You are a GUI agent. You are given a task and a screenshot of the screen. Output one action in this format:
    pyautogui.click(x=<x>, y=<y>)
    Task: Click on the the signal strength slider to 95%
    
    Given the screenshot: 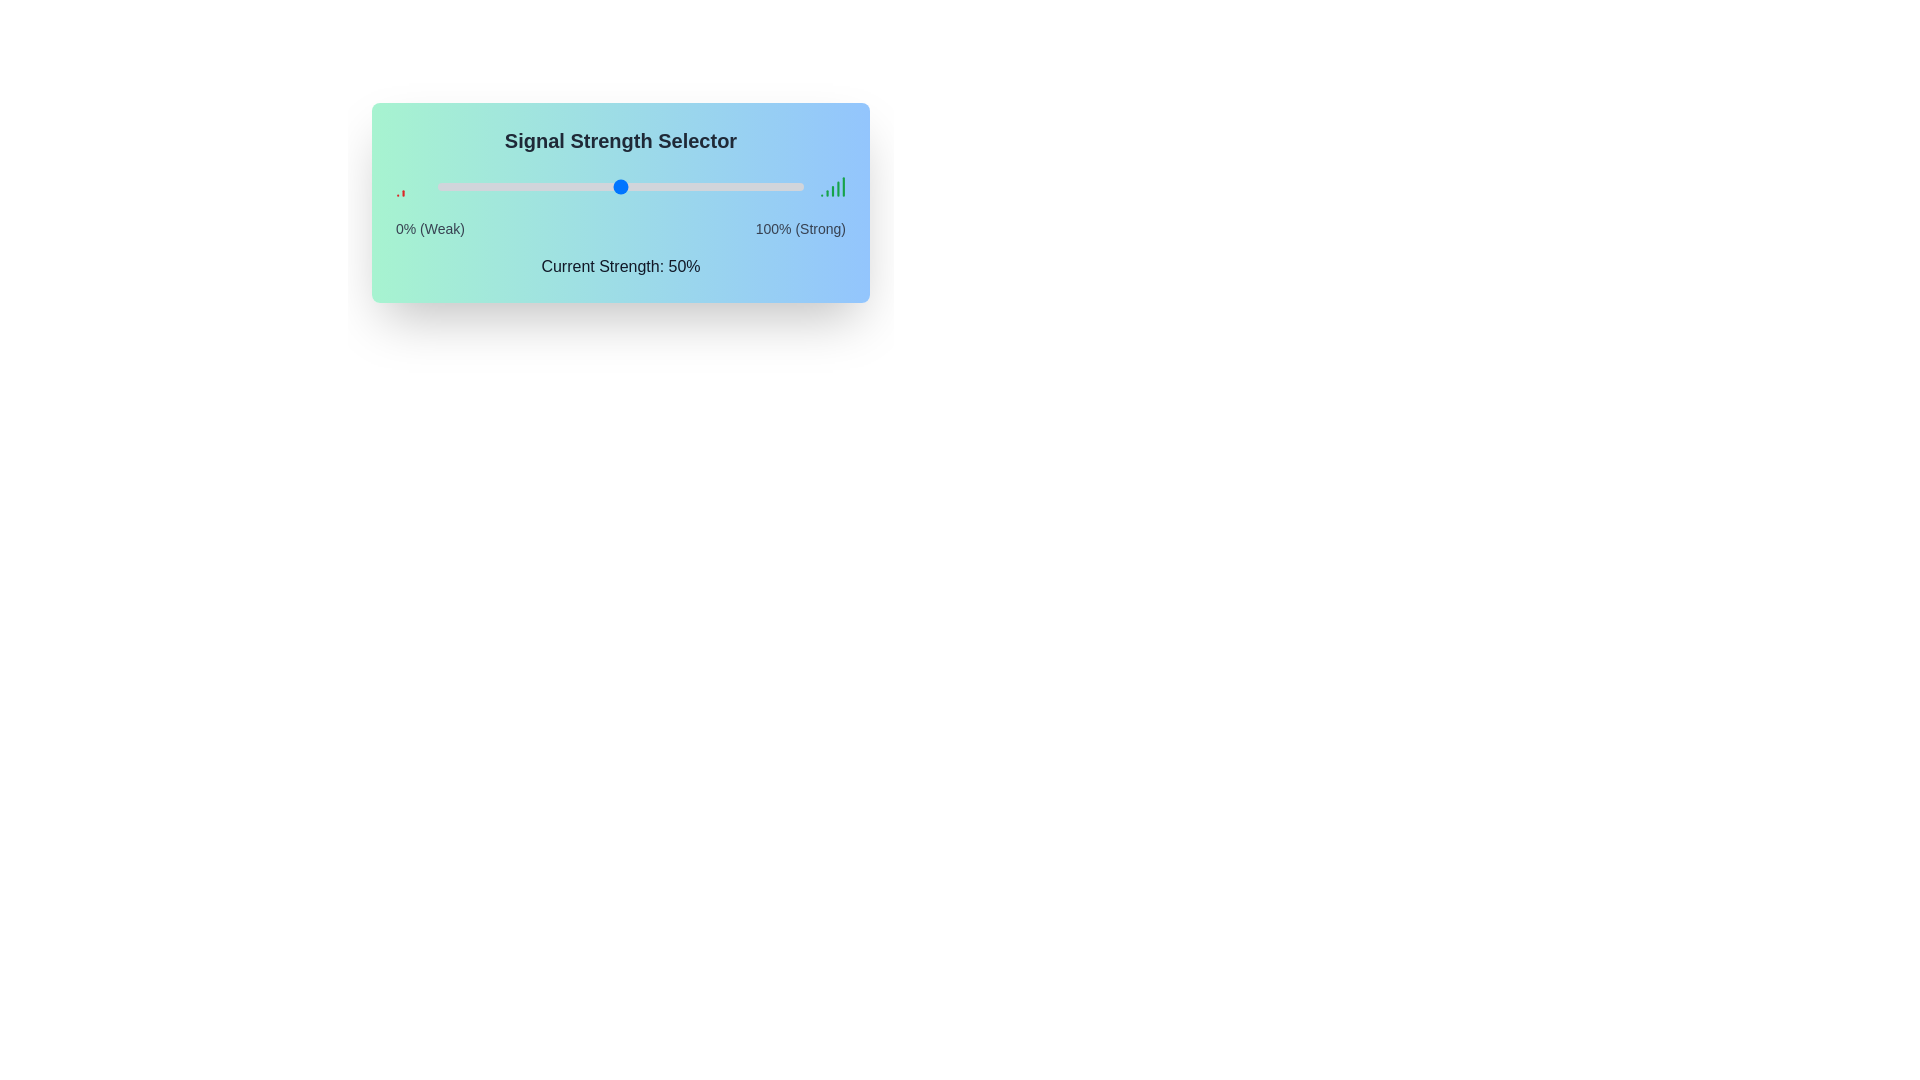 What is the action you would take?
    pyautogui.click(x=783, y=186)
    